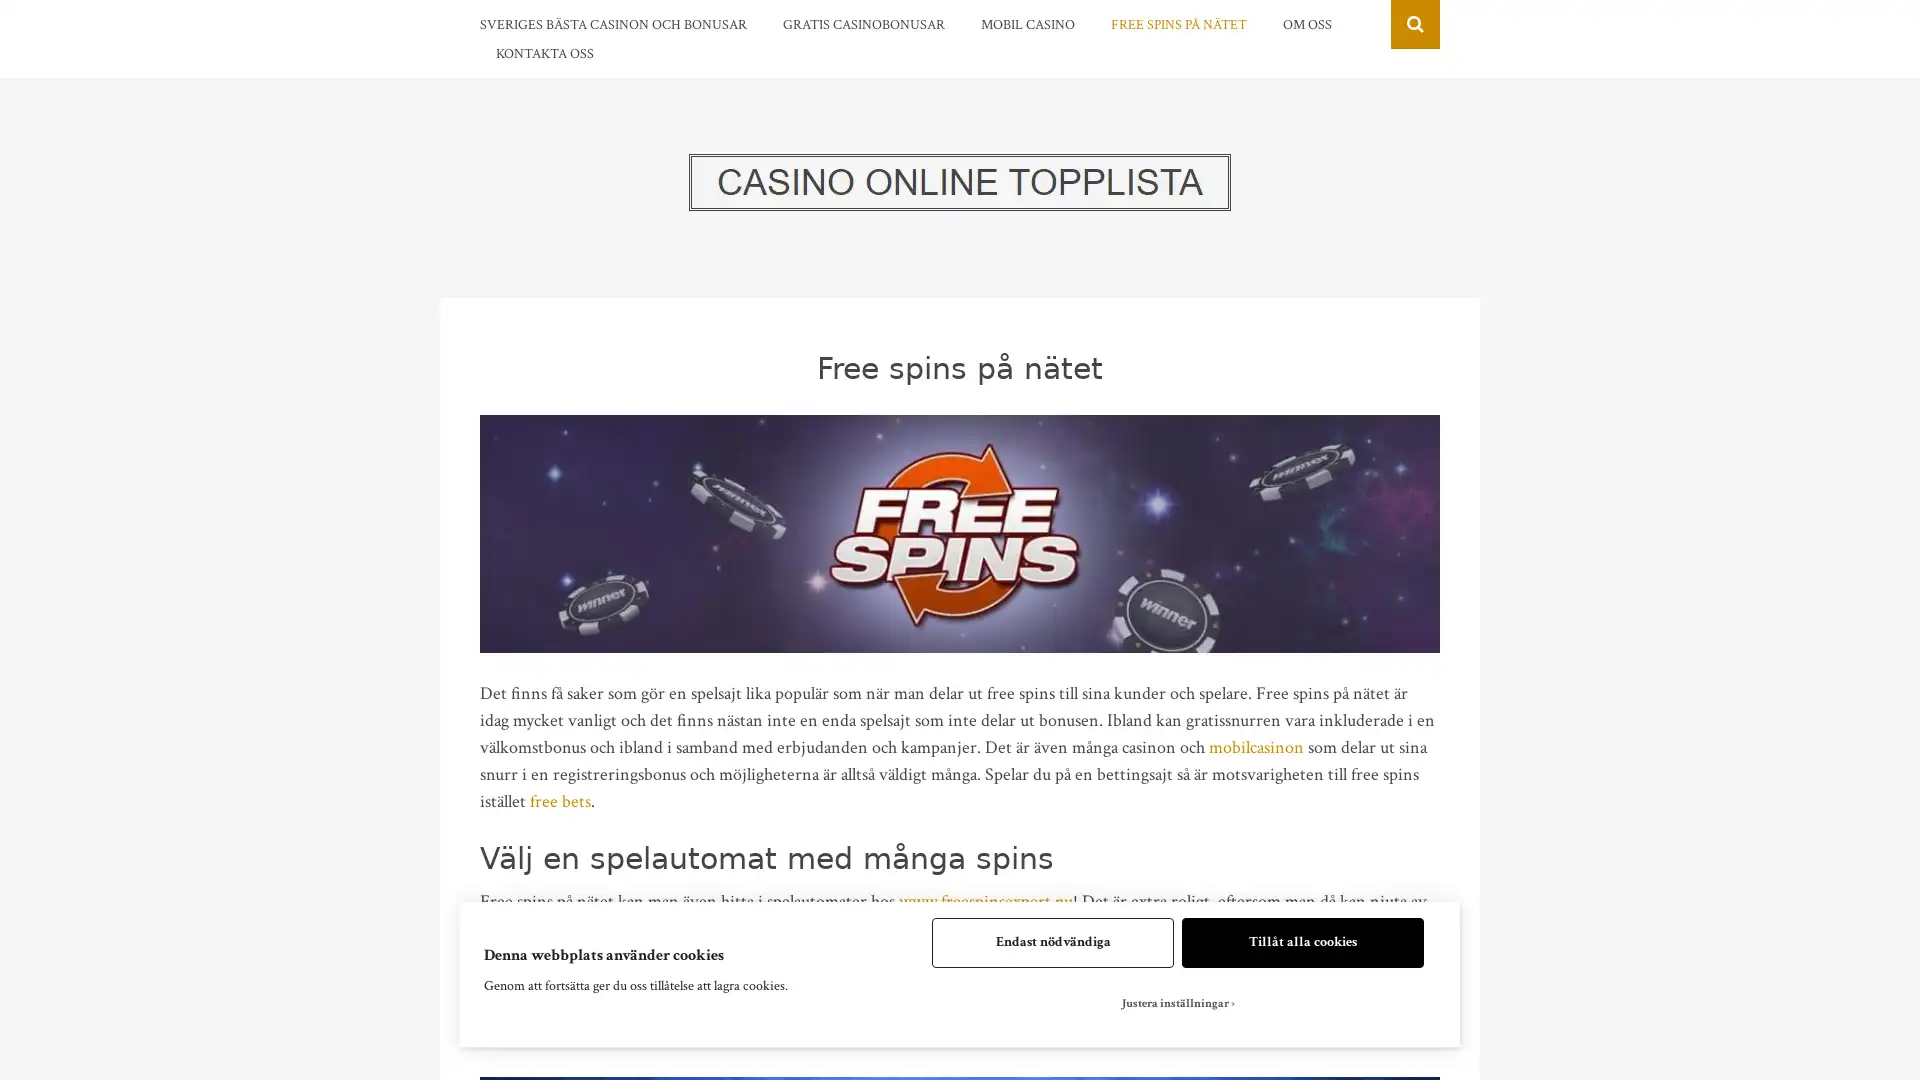  I want to click on Tillat alla cookies, so click(1302, 942).